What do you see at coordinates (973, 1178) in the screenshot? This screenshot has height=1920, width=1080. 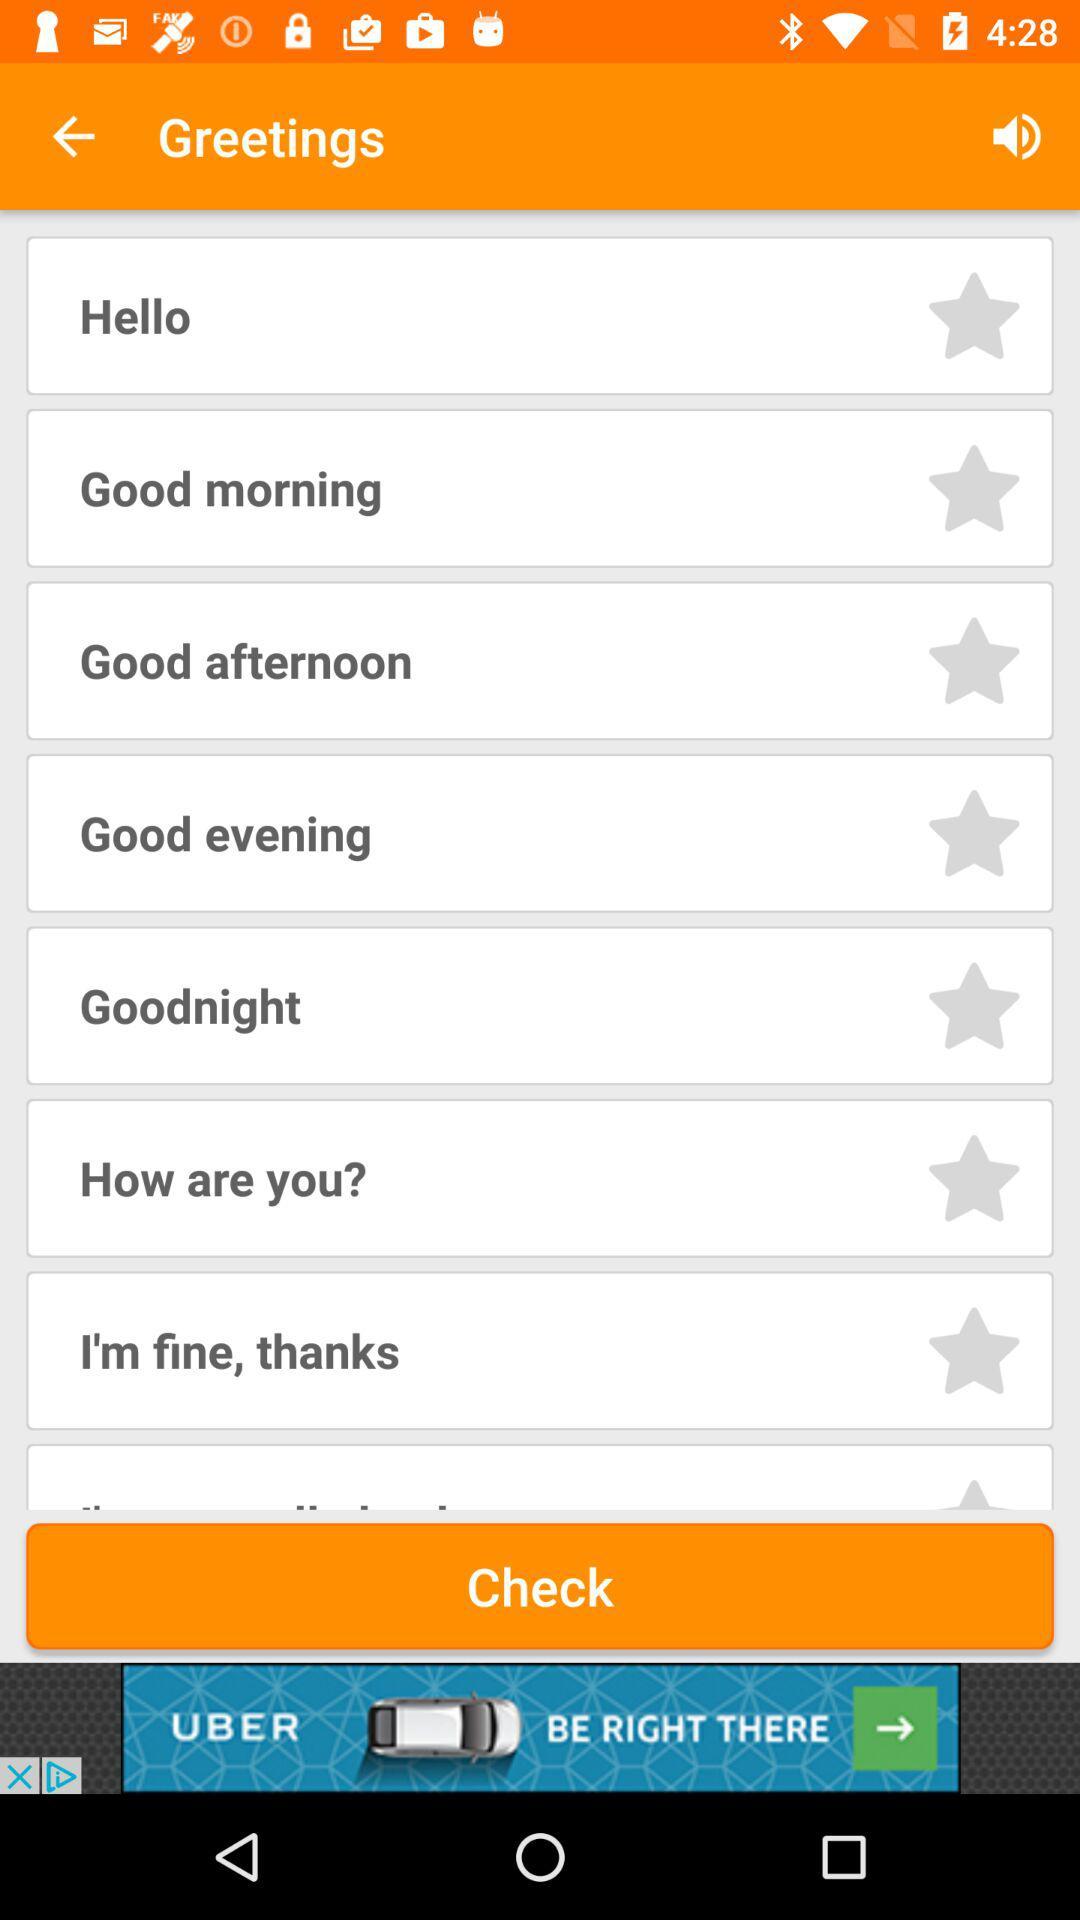 I see `star` at bounding box center [973, 1178].